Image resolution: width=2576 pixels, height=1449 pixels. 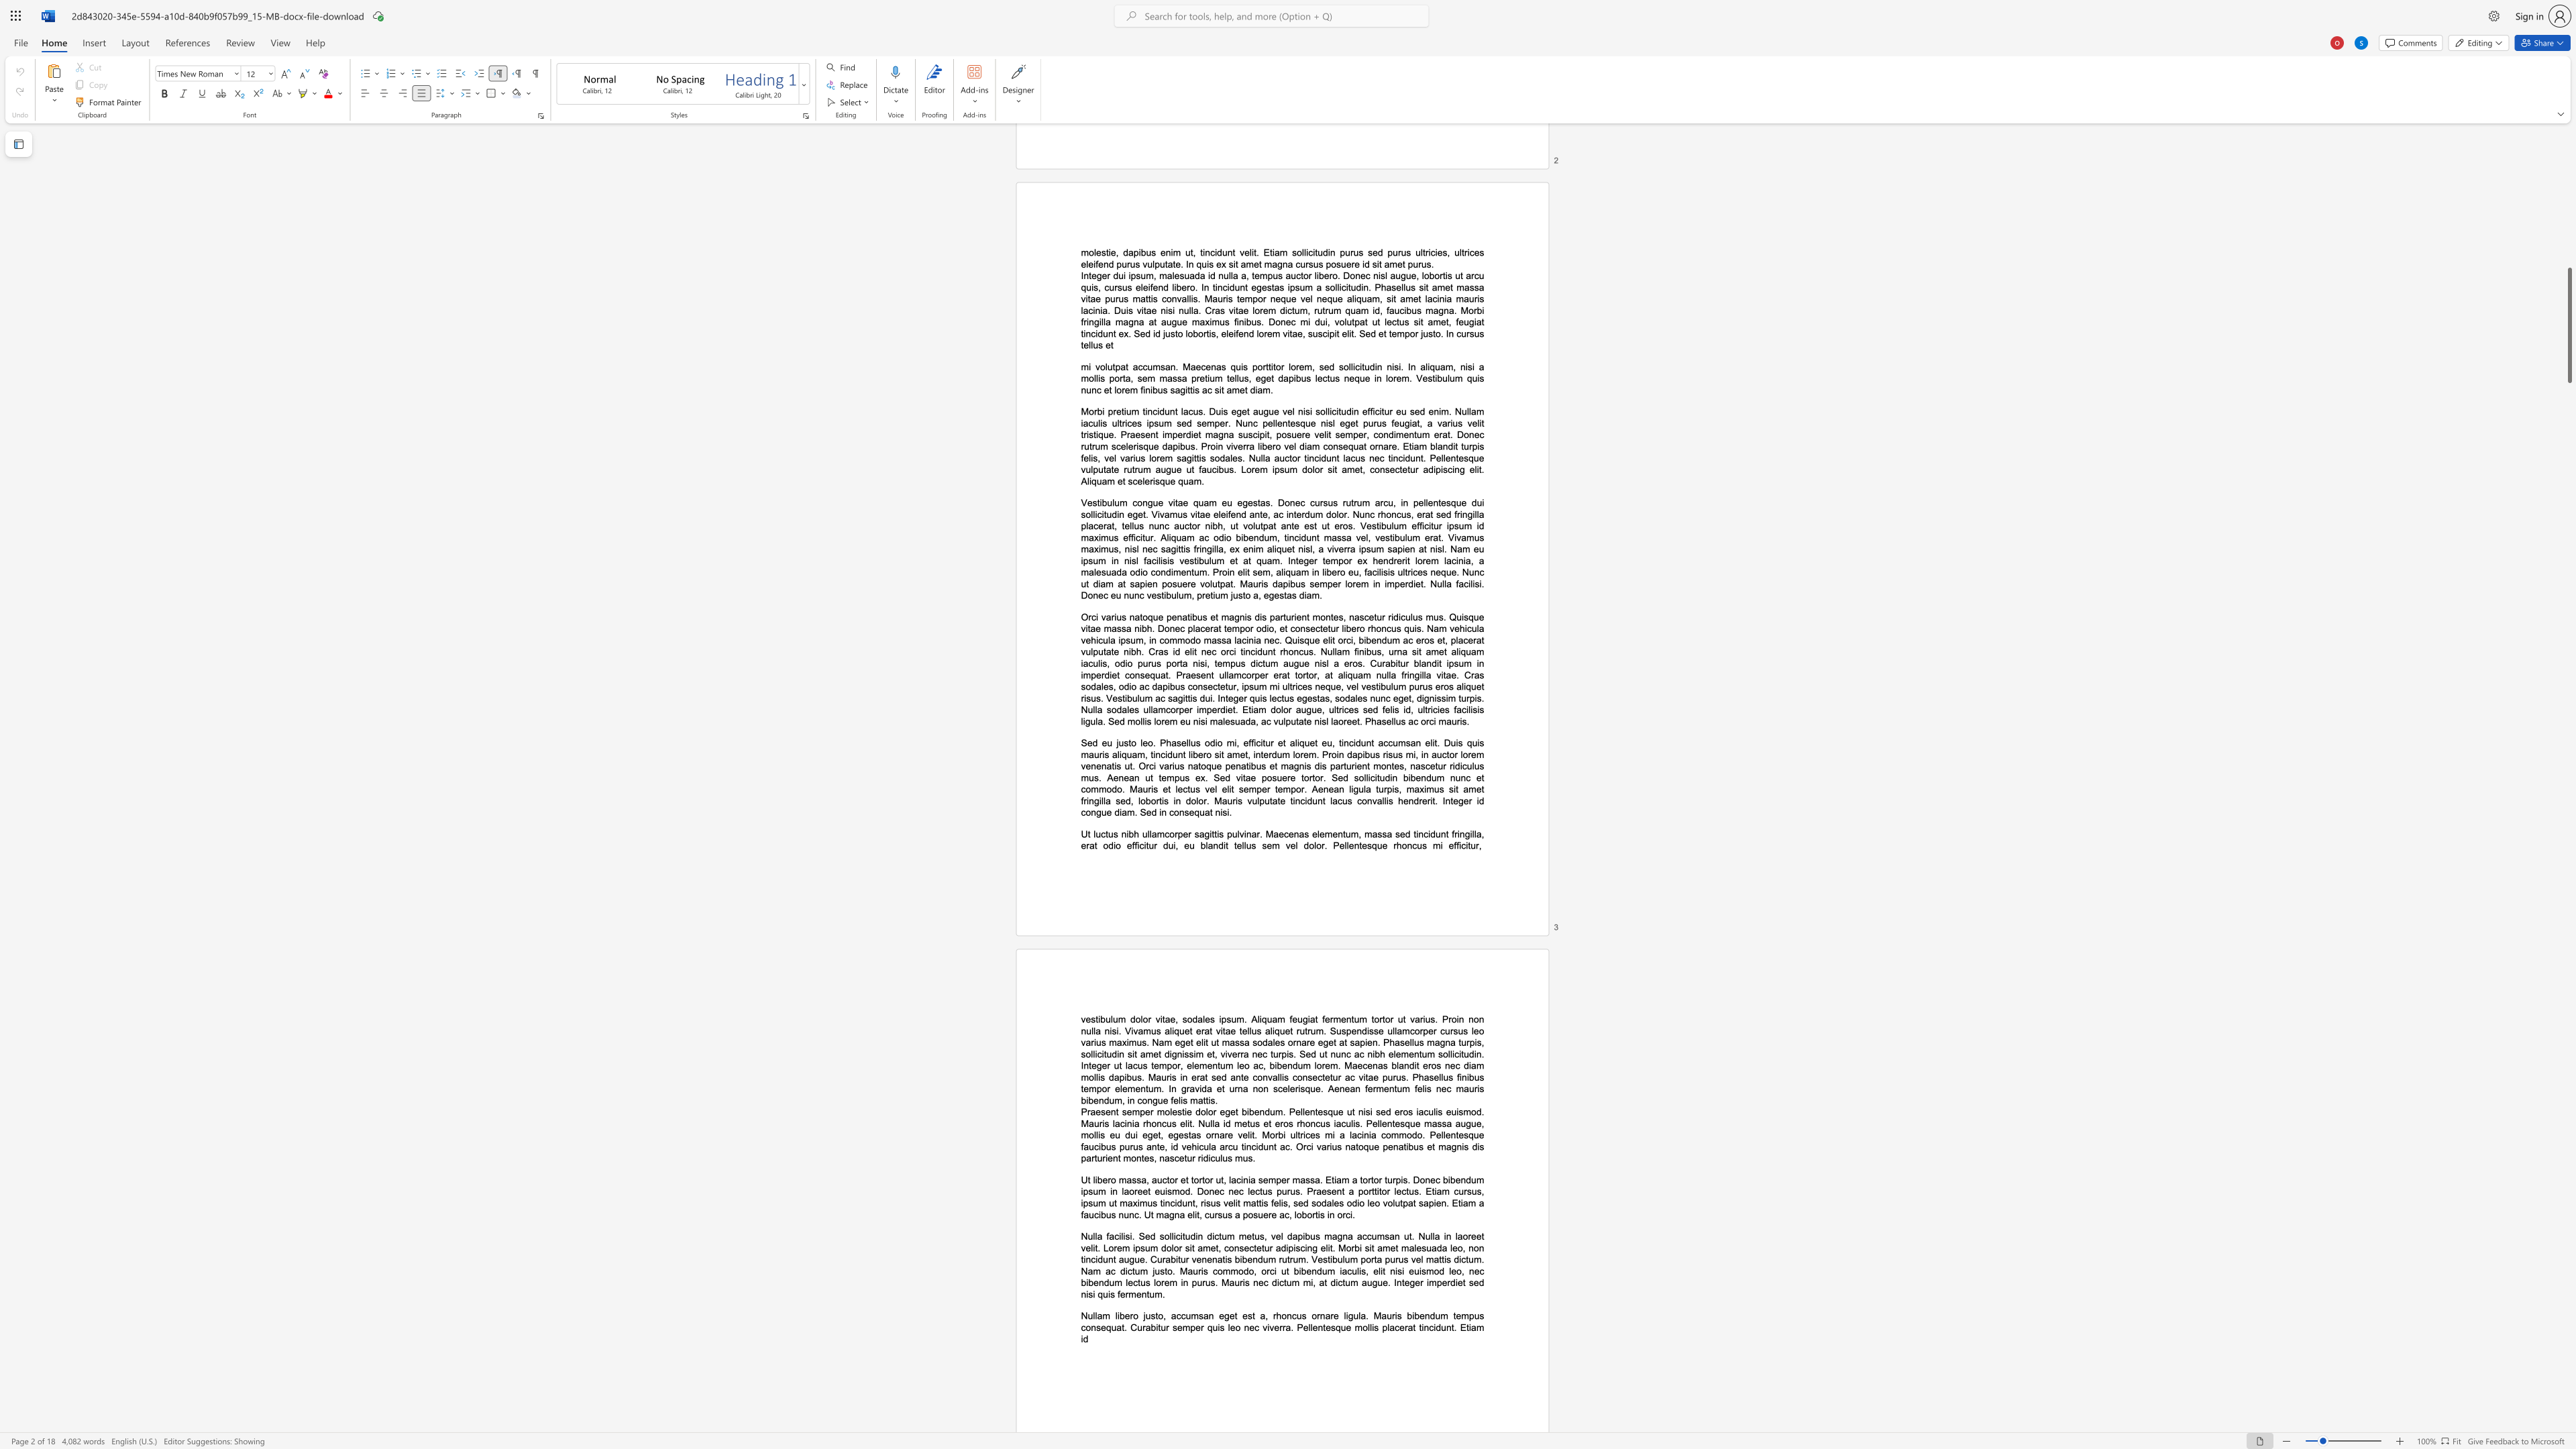 What do you see at coordinates (1431, 1124) in the screenshot?
I see `the subset text "assa augue, mollis eu dui eget, egestas ornare velit. Morbi ultrices mi a lacini" within the text "Praesent semper molestie dolor eget bibendum. Pellentesque ut nisi sed eros iaculis euismod. Mauris lacinia rhoncus elit. Nulla id metus et eros rhoncus iaculis. Pellentesque massa augue, mollis eu dui eget, egestas ornare velit. Morbi ultrices mi a lacinia commodo. Pellentesque faucibus purus ante, id vehicula arcu tincidunt ac. Orci varius natoque penatibus et magnis dis parturient montes, nascetur ridiculus mus."` at bounding box center [1431, 1124].